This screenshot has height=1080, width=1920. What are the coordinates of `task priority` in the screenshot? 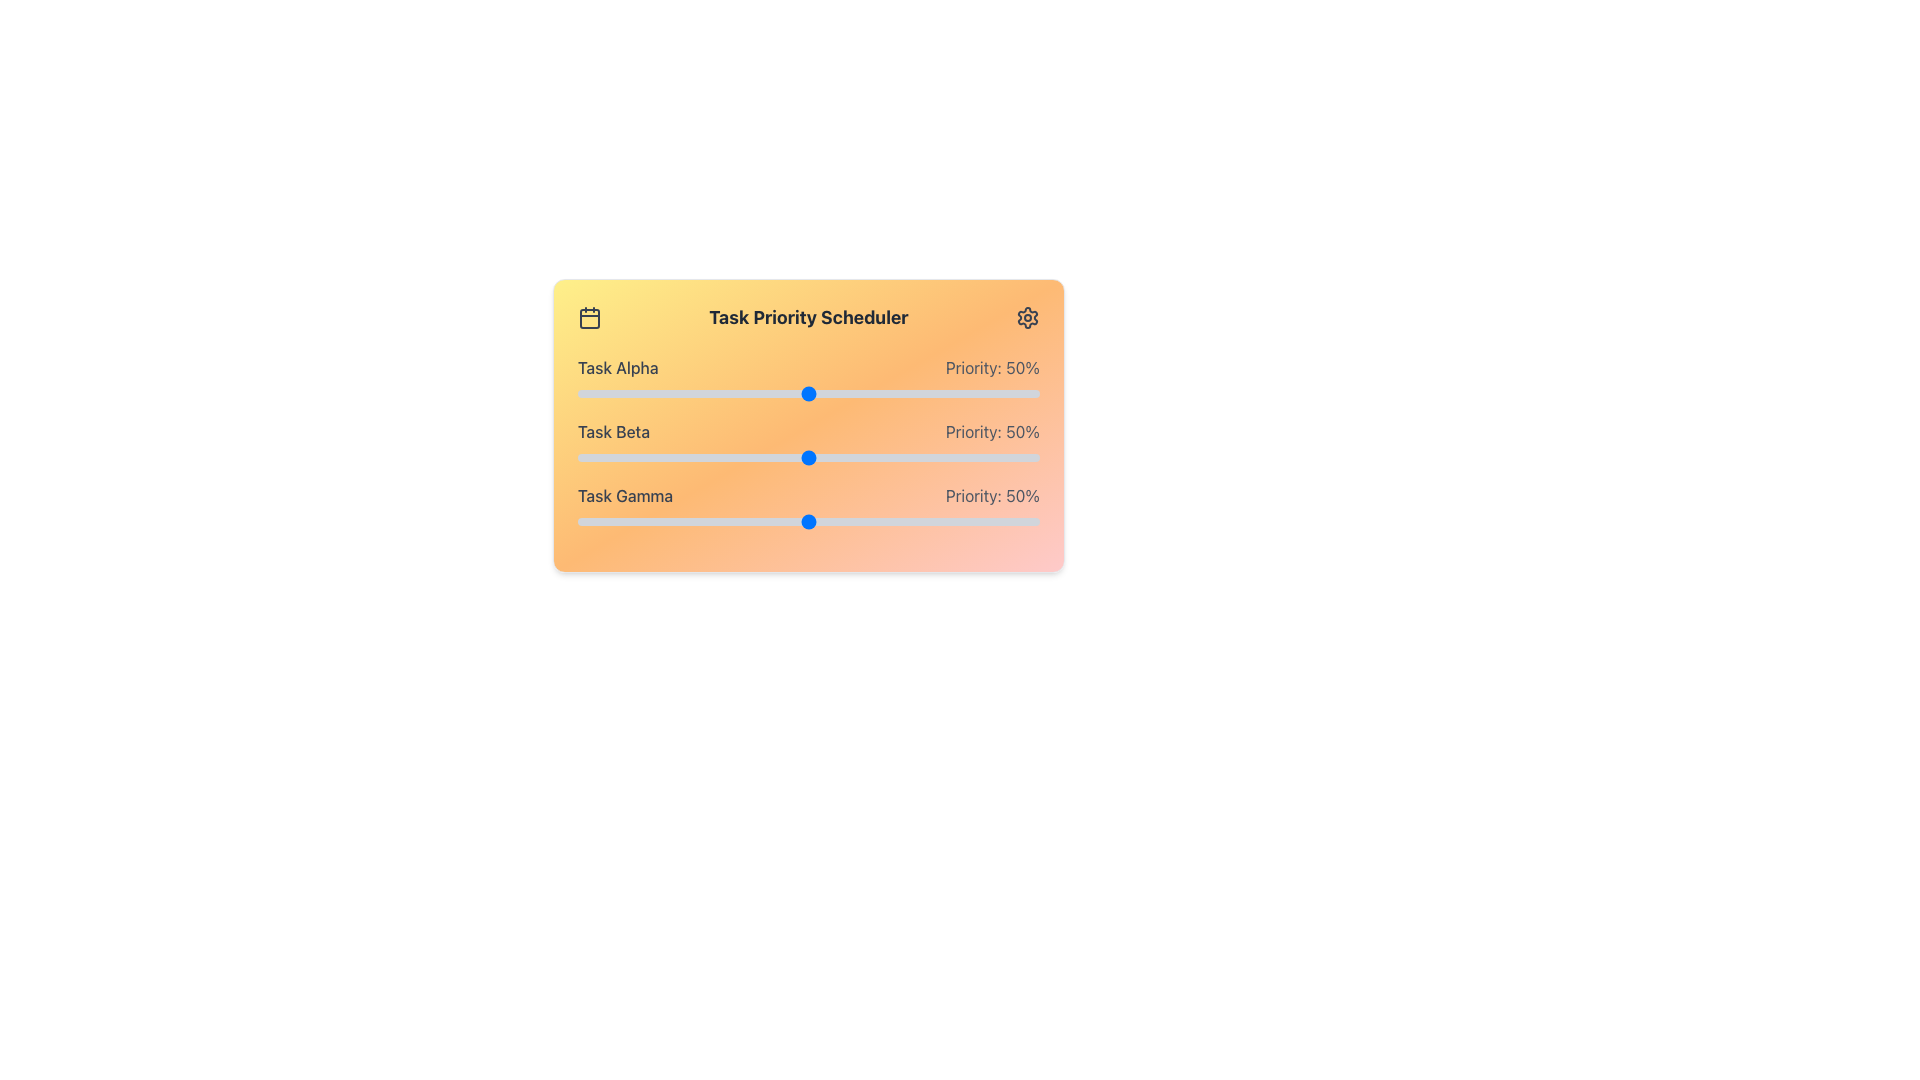 It's located at (1007, 393).